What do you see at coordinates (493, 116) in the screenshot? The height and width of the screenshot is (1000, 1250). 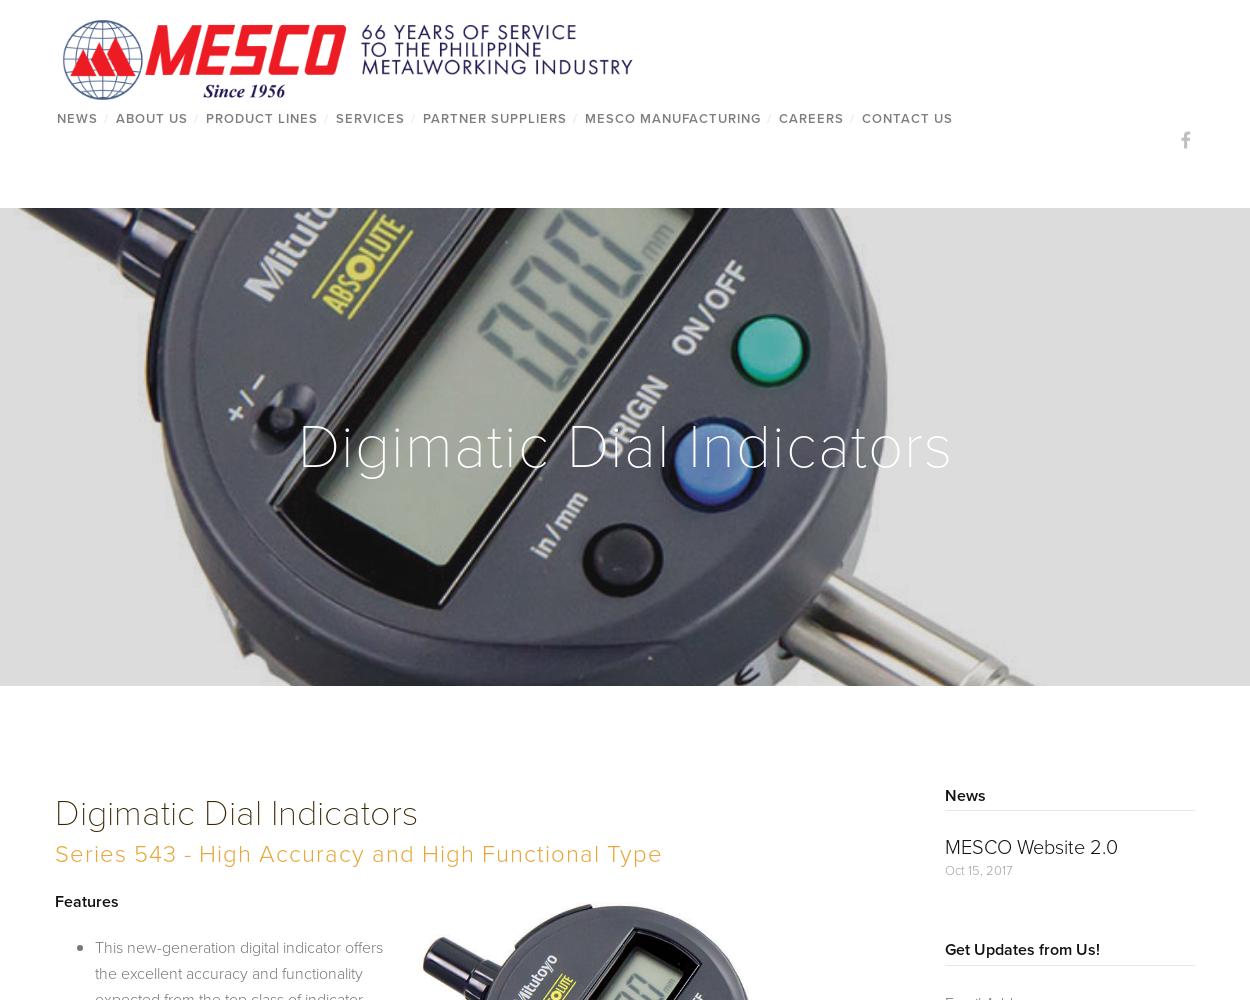 I see `'Partner Suppliers'` at bounding box center [493, 116].